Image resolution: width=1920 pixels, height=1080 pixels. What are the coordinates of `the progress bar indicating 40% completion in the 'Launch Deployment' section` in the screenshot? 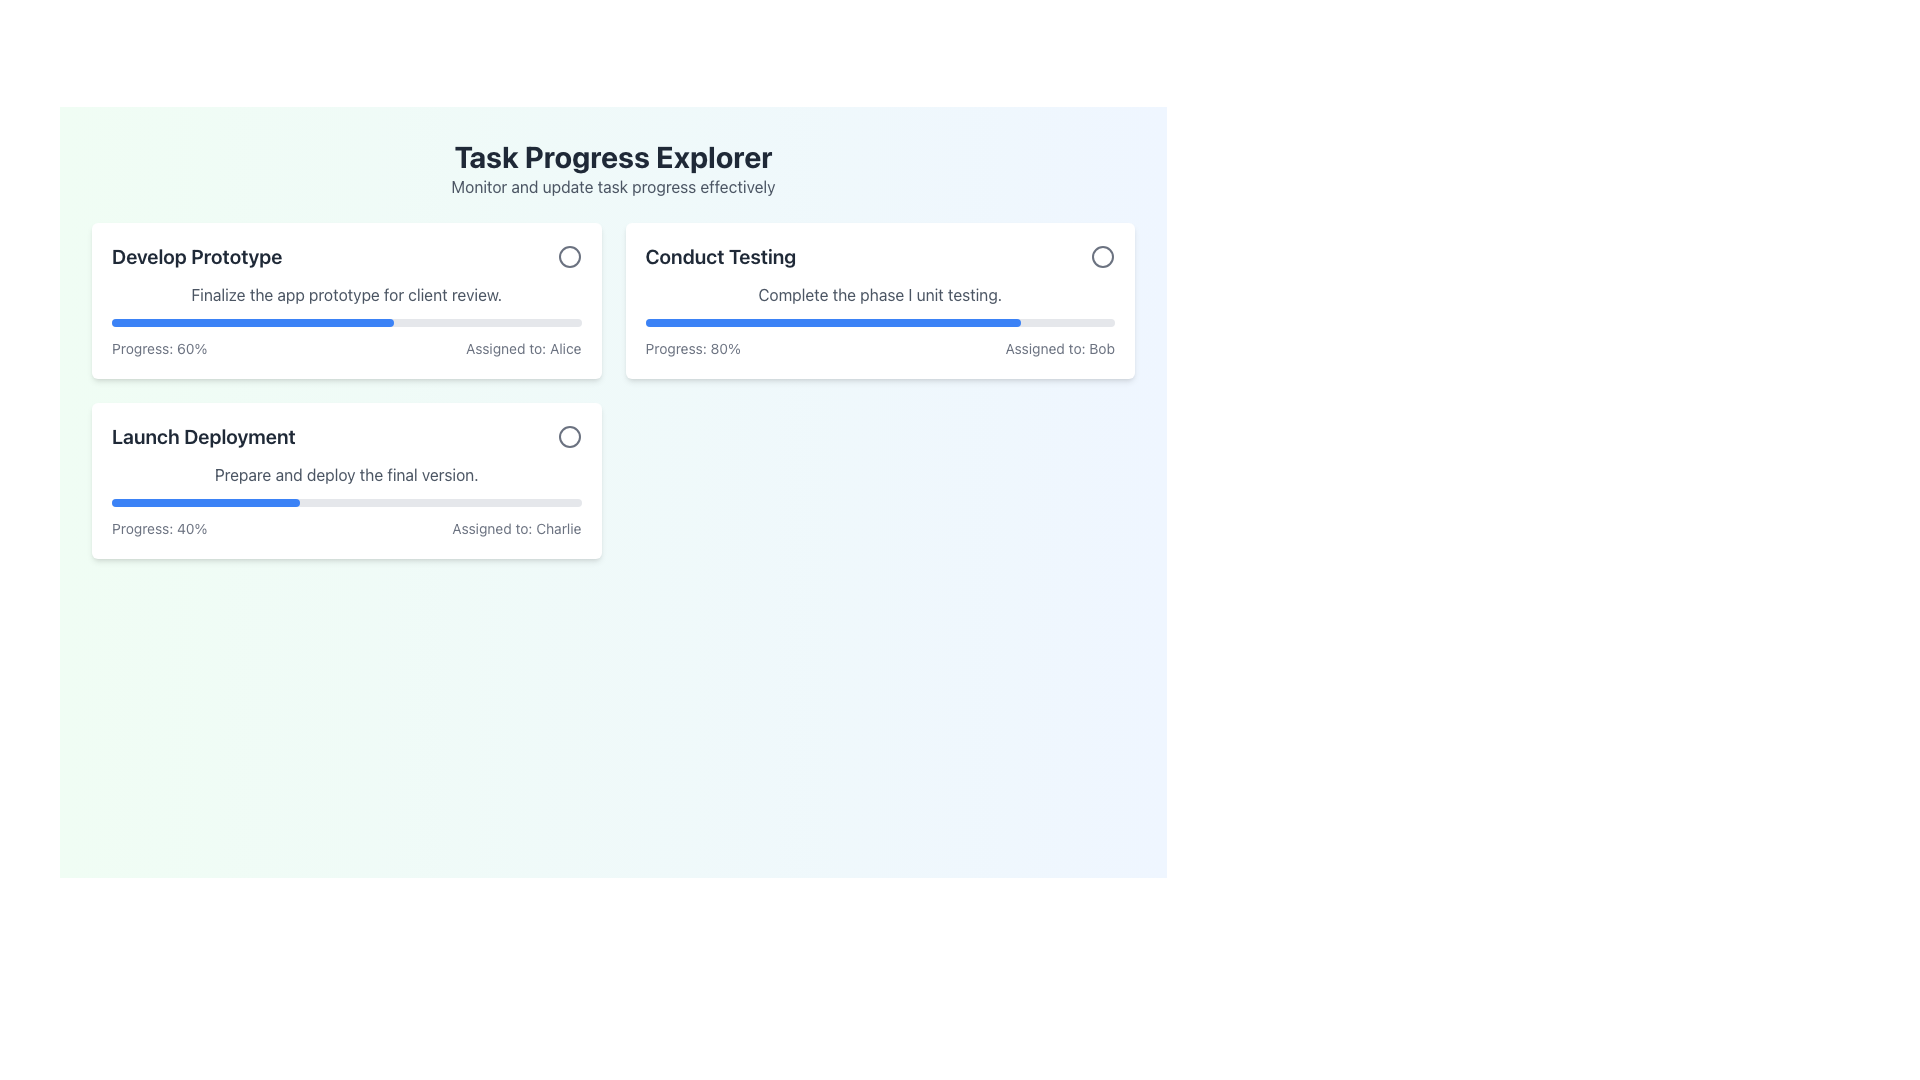 It's located at (346, 501).